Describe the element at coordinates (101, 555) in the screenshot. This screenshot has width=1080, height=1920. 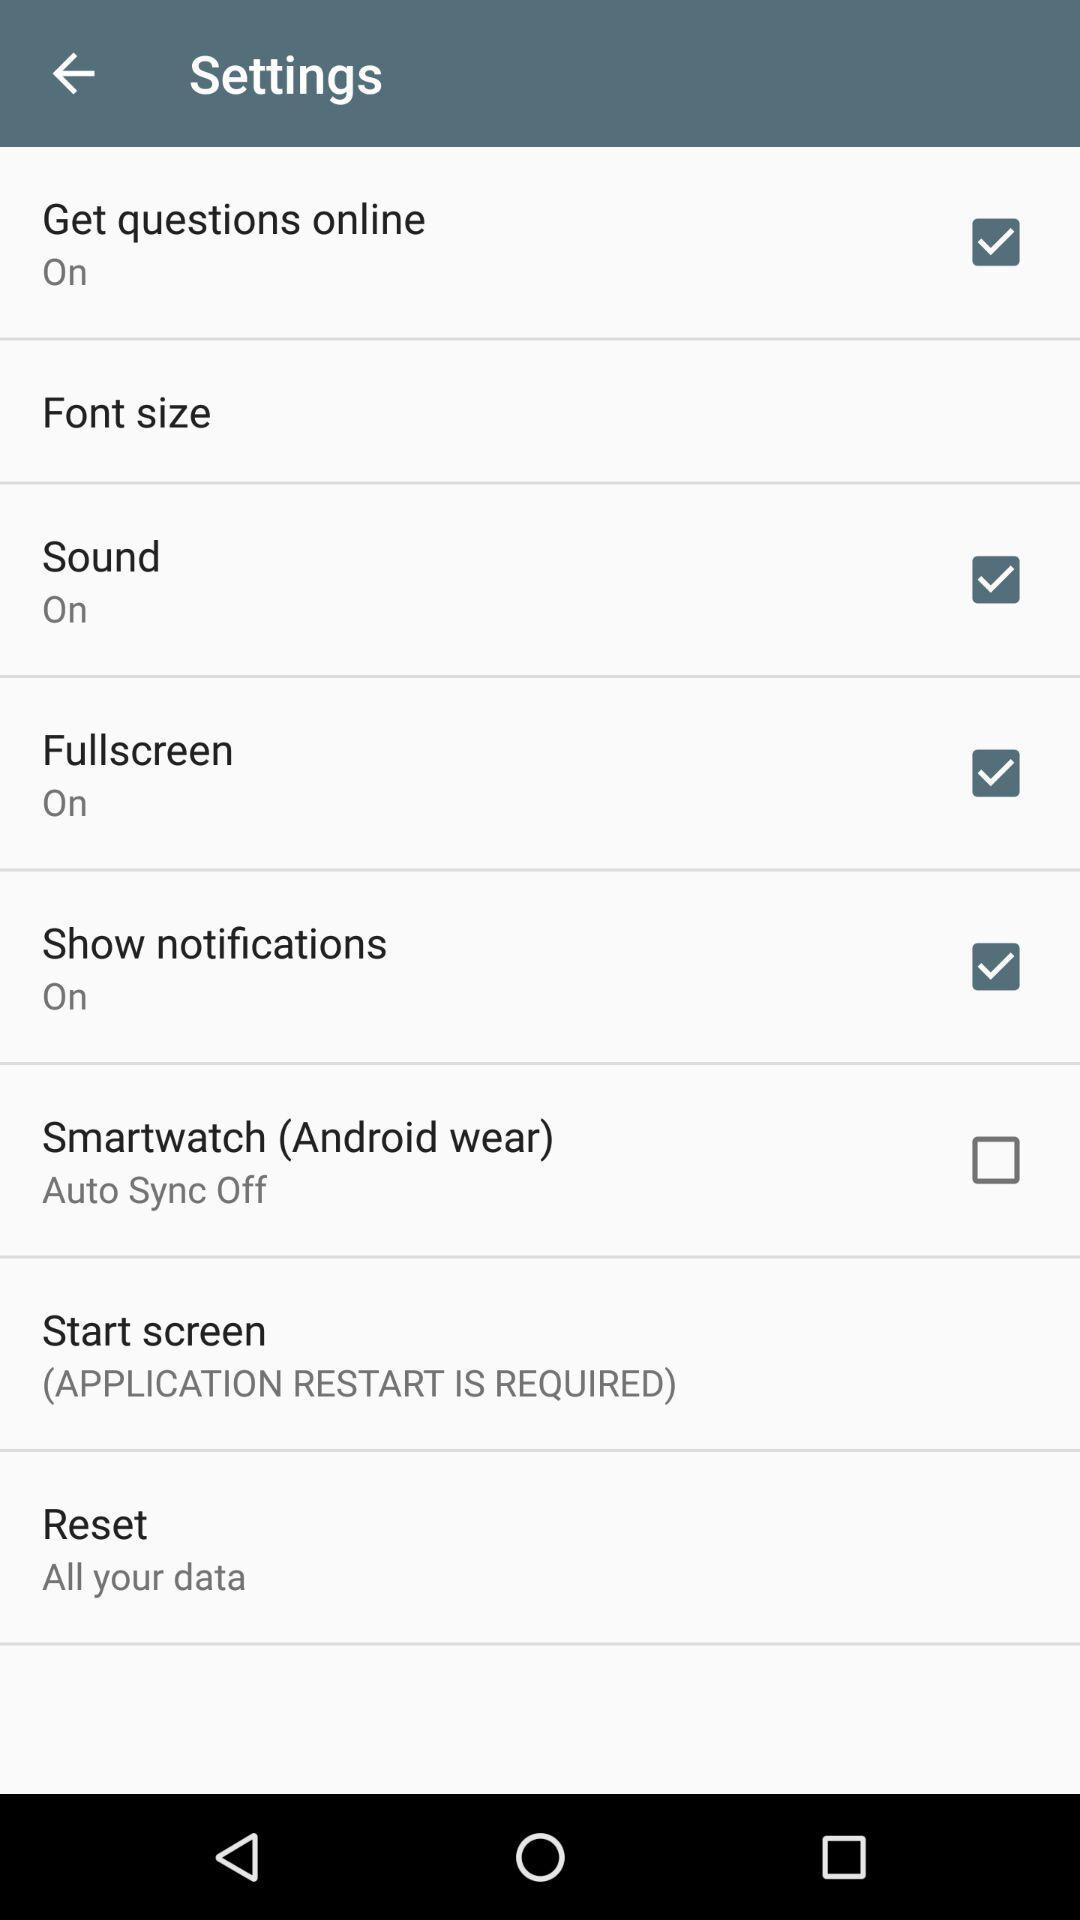
I see `the item below the font size` at that location.